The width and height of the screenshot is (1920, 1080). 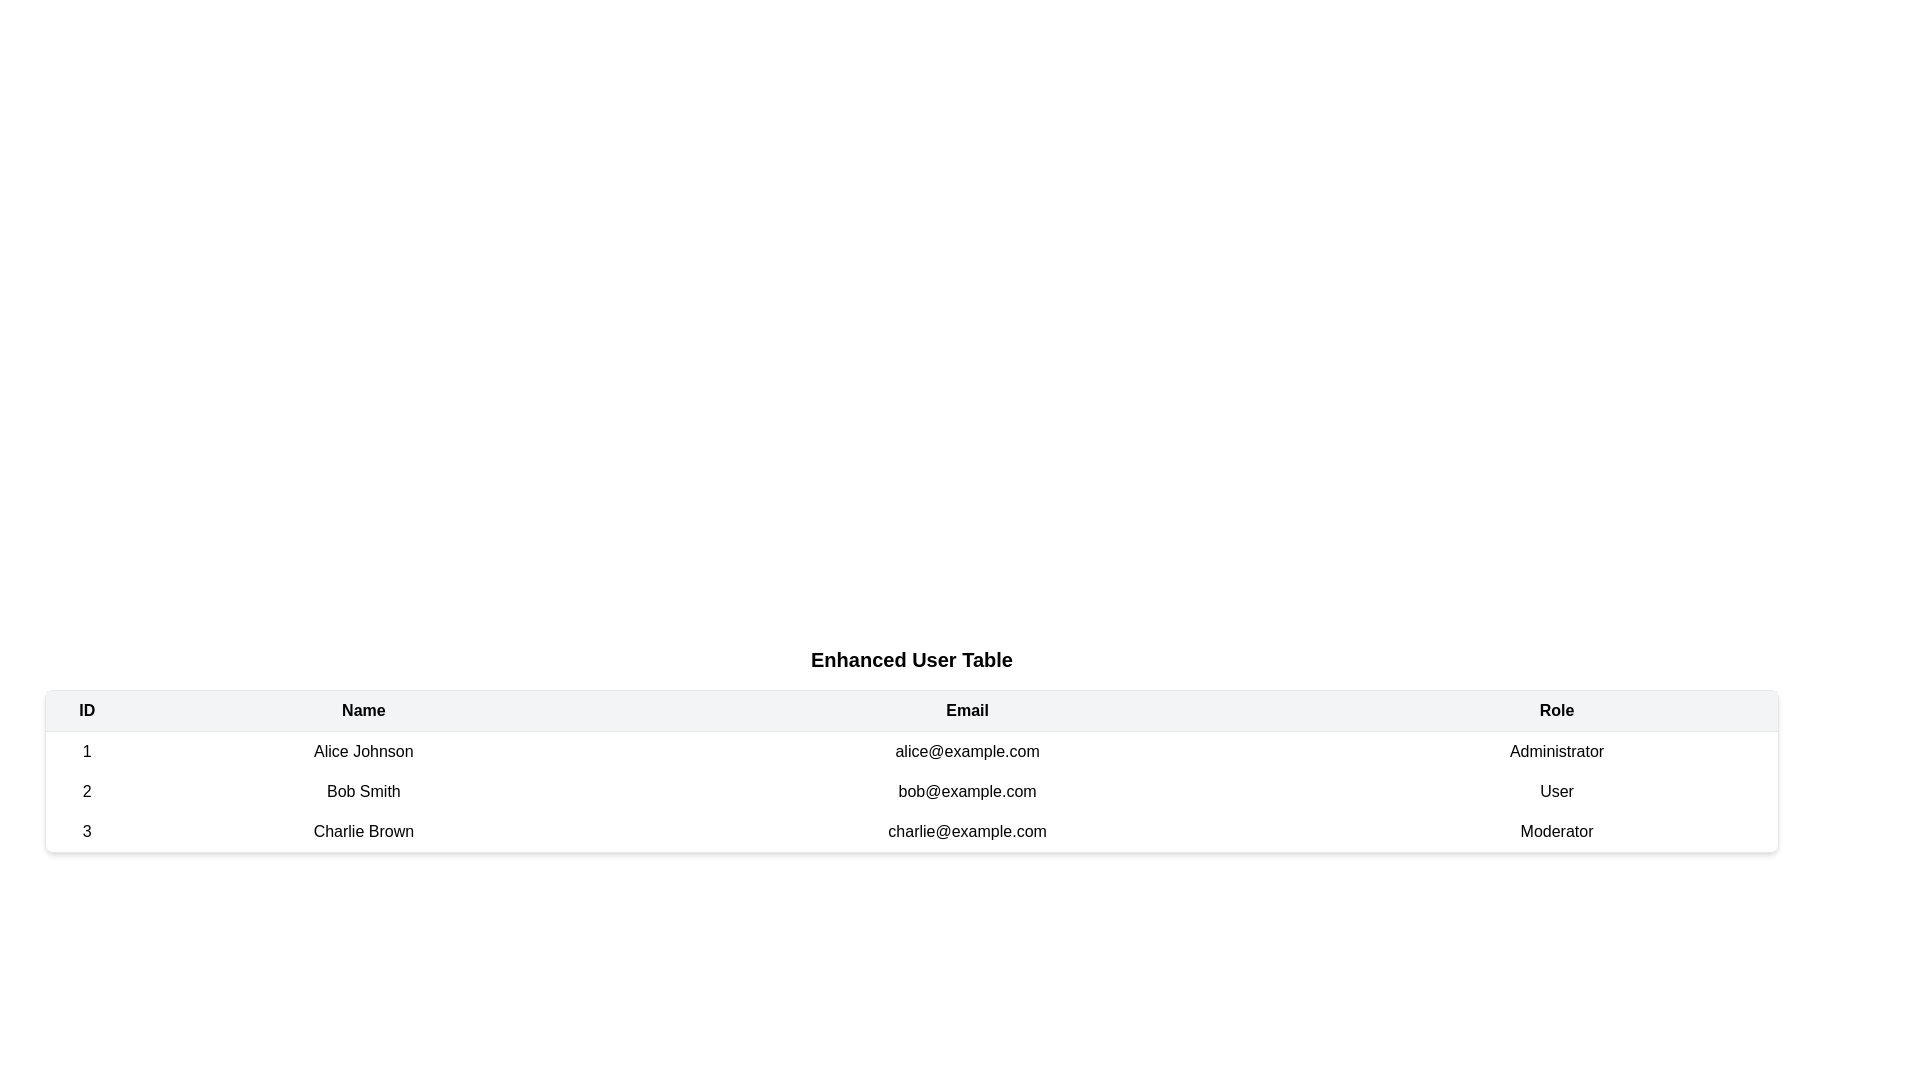 I want to click on the static text component displaying the number '2' in the second row of the table under the 'ID' column, so click(x=86, y=790).